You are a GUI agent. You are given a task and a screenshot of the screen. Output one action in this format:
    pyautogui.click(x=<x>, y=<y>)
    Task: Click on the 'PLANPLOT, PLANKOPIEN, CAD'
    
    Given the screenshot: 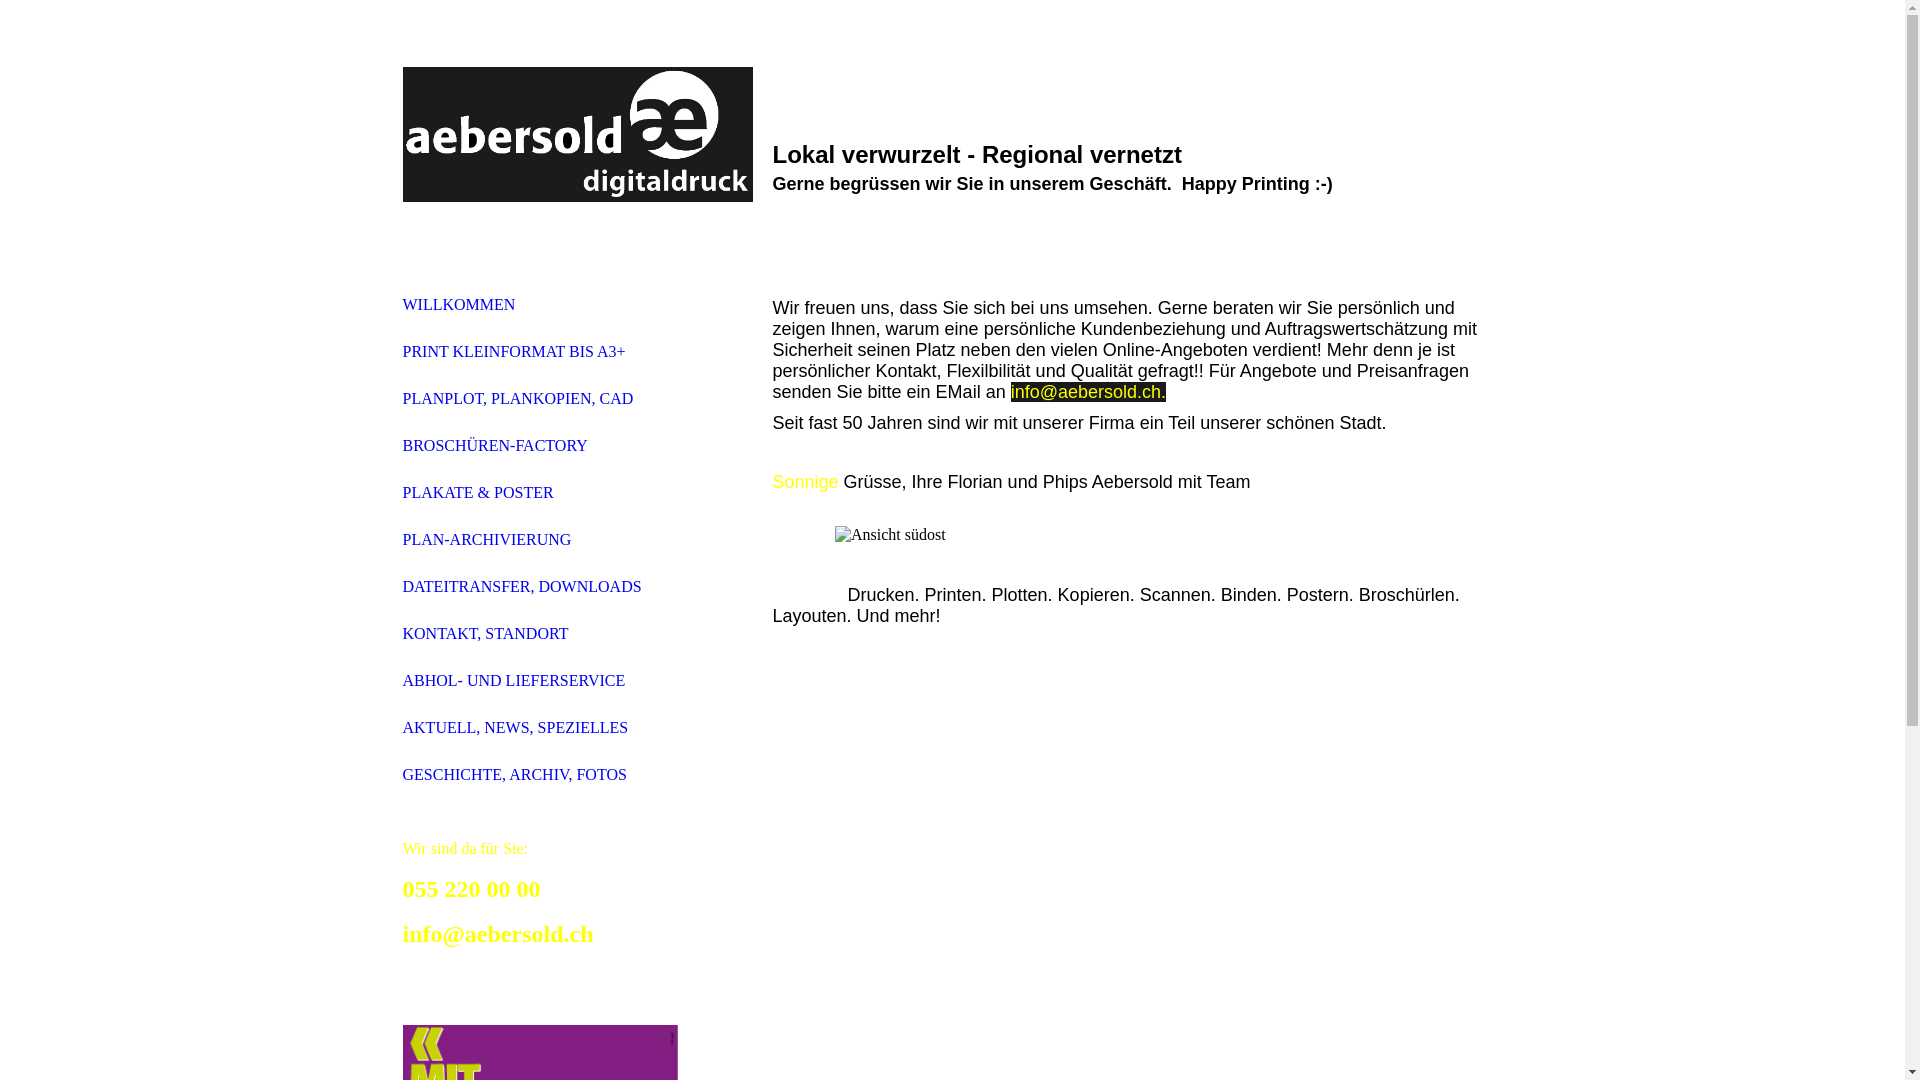 What is the action you would take?
    pyautogui.click(x=517, y=398)
    